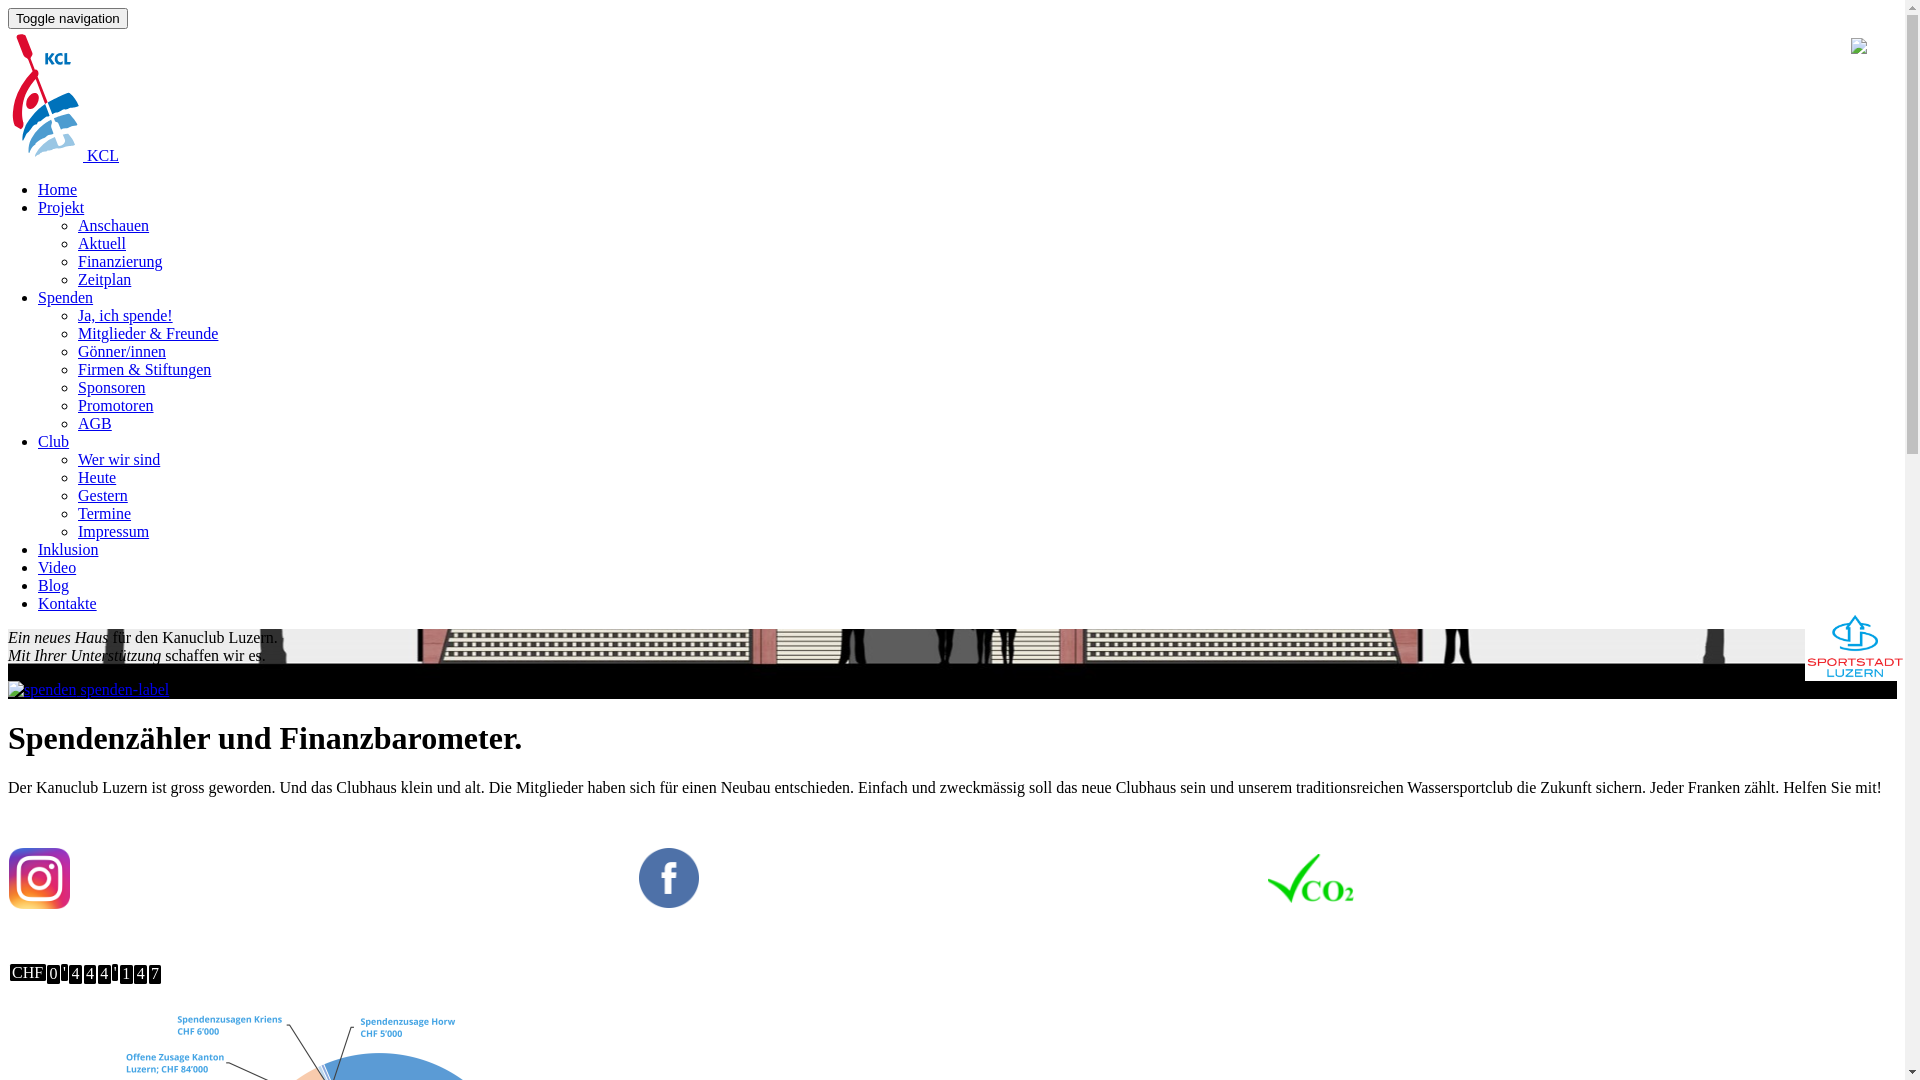 The height and width of the screenshot is (1080, 1920). I want to click on 'KCL', so click(63, 154).